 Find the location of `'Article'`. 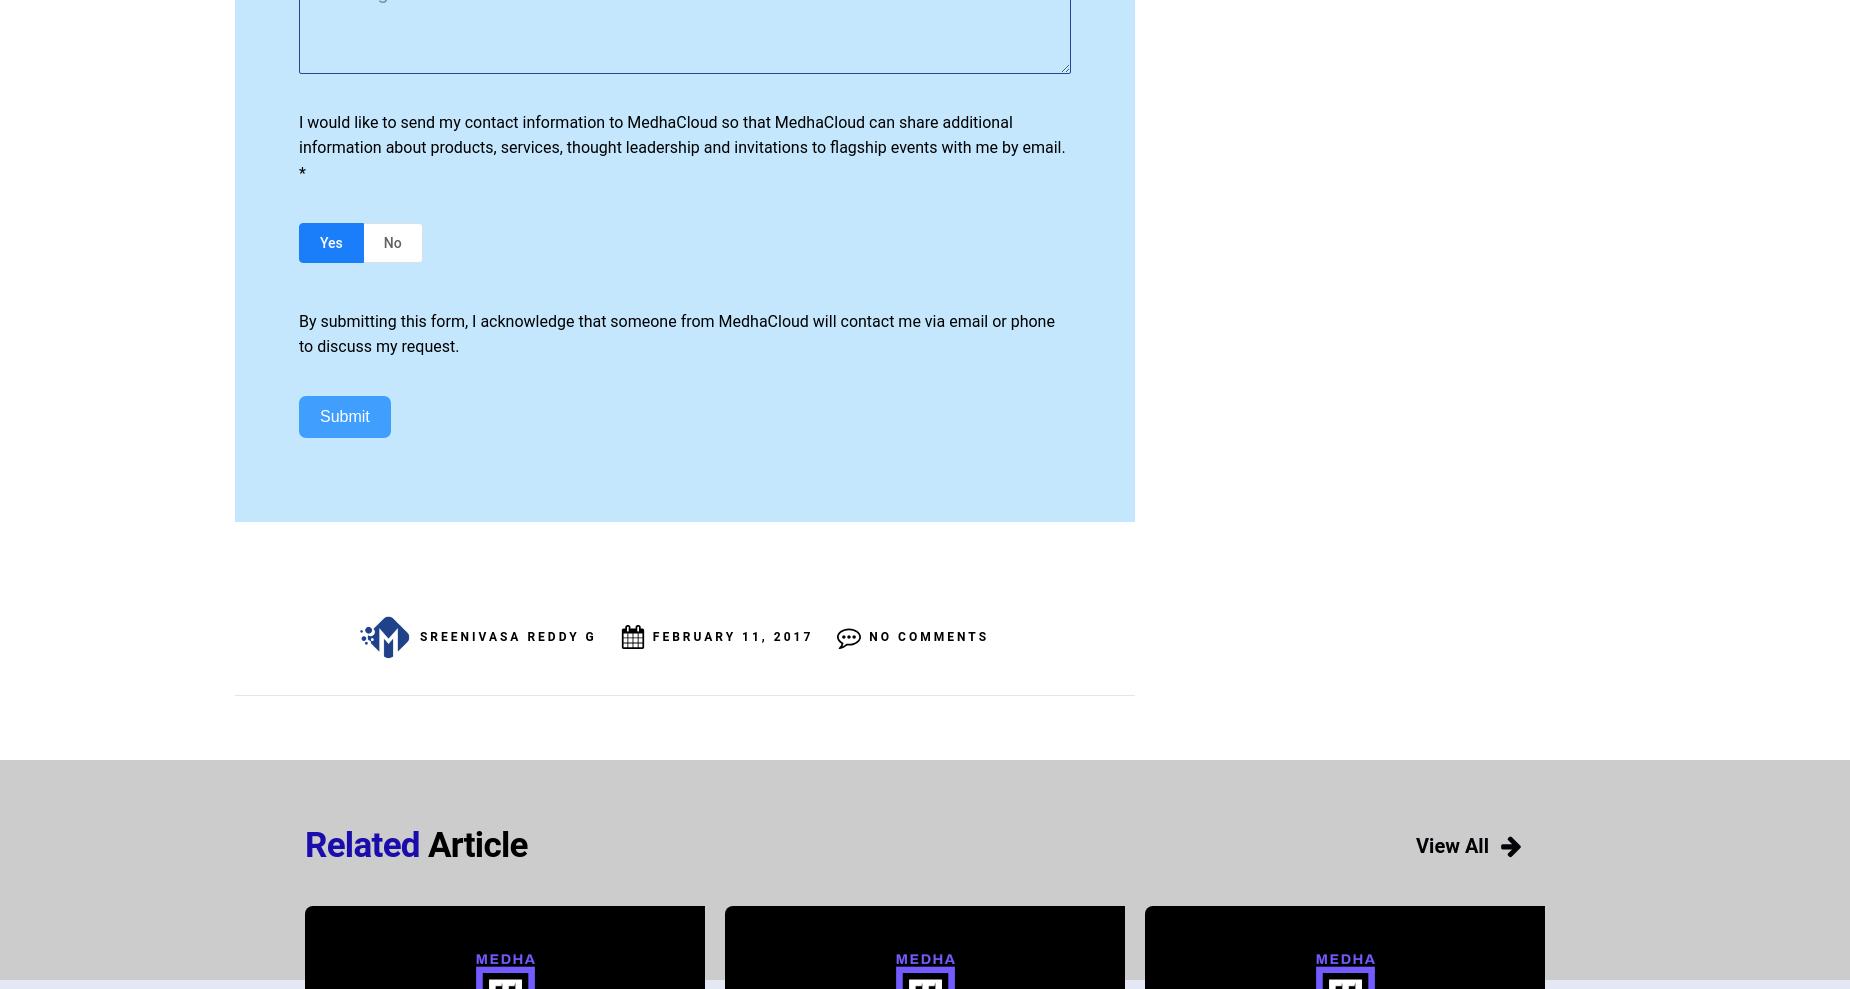

'Article' is located at coordinates (473, 844).